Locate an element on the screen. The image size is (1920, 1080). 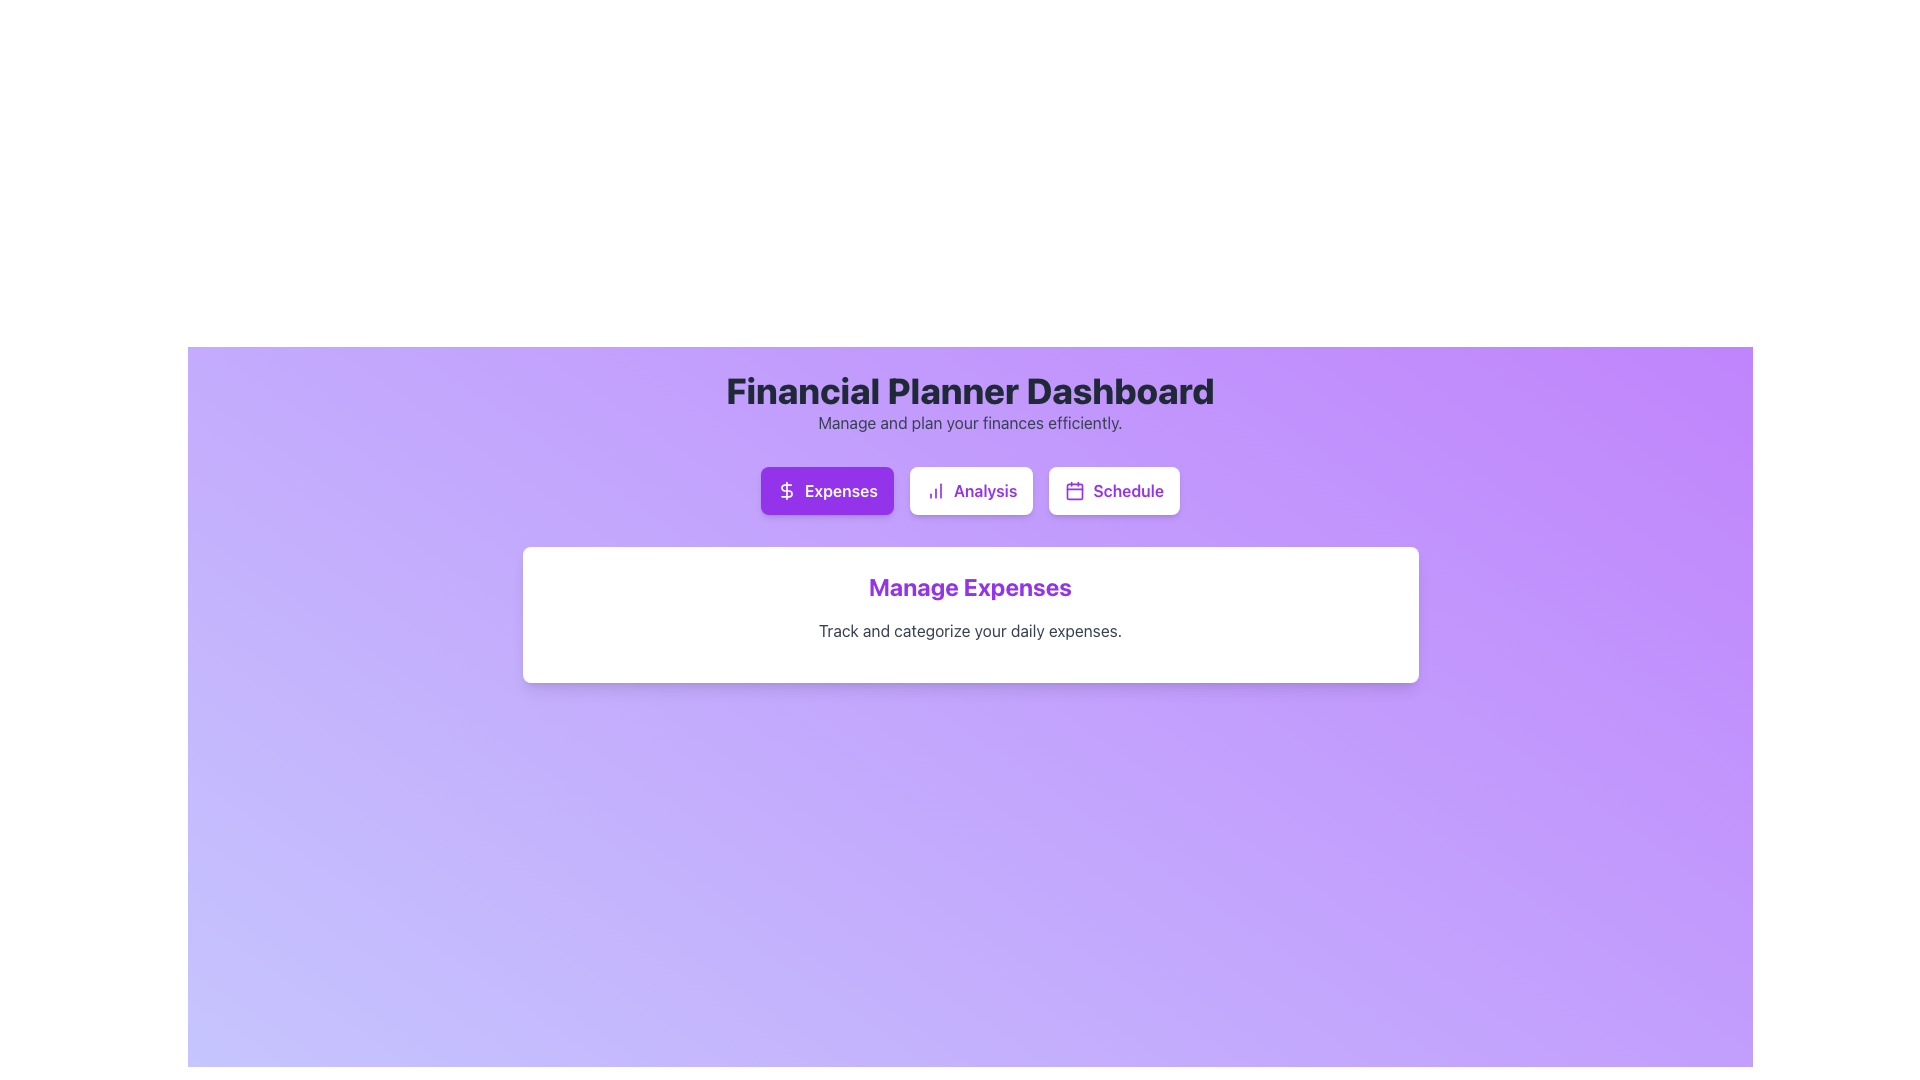
the purple column chart icon located to the left of the 'Analysis' text in the middle button of the button set is located at coordinates (934, 490).